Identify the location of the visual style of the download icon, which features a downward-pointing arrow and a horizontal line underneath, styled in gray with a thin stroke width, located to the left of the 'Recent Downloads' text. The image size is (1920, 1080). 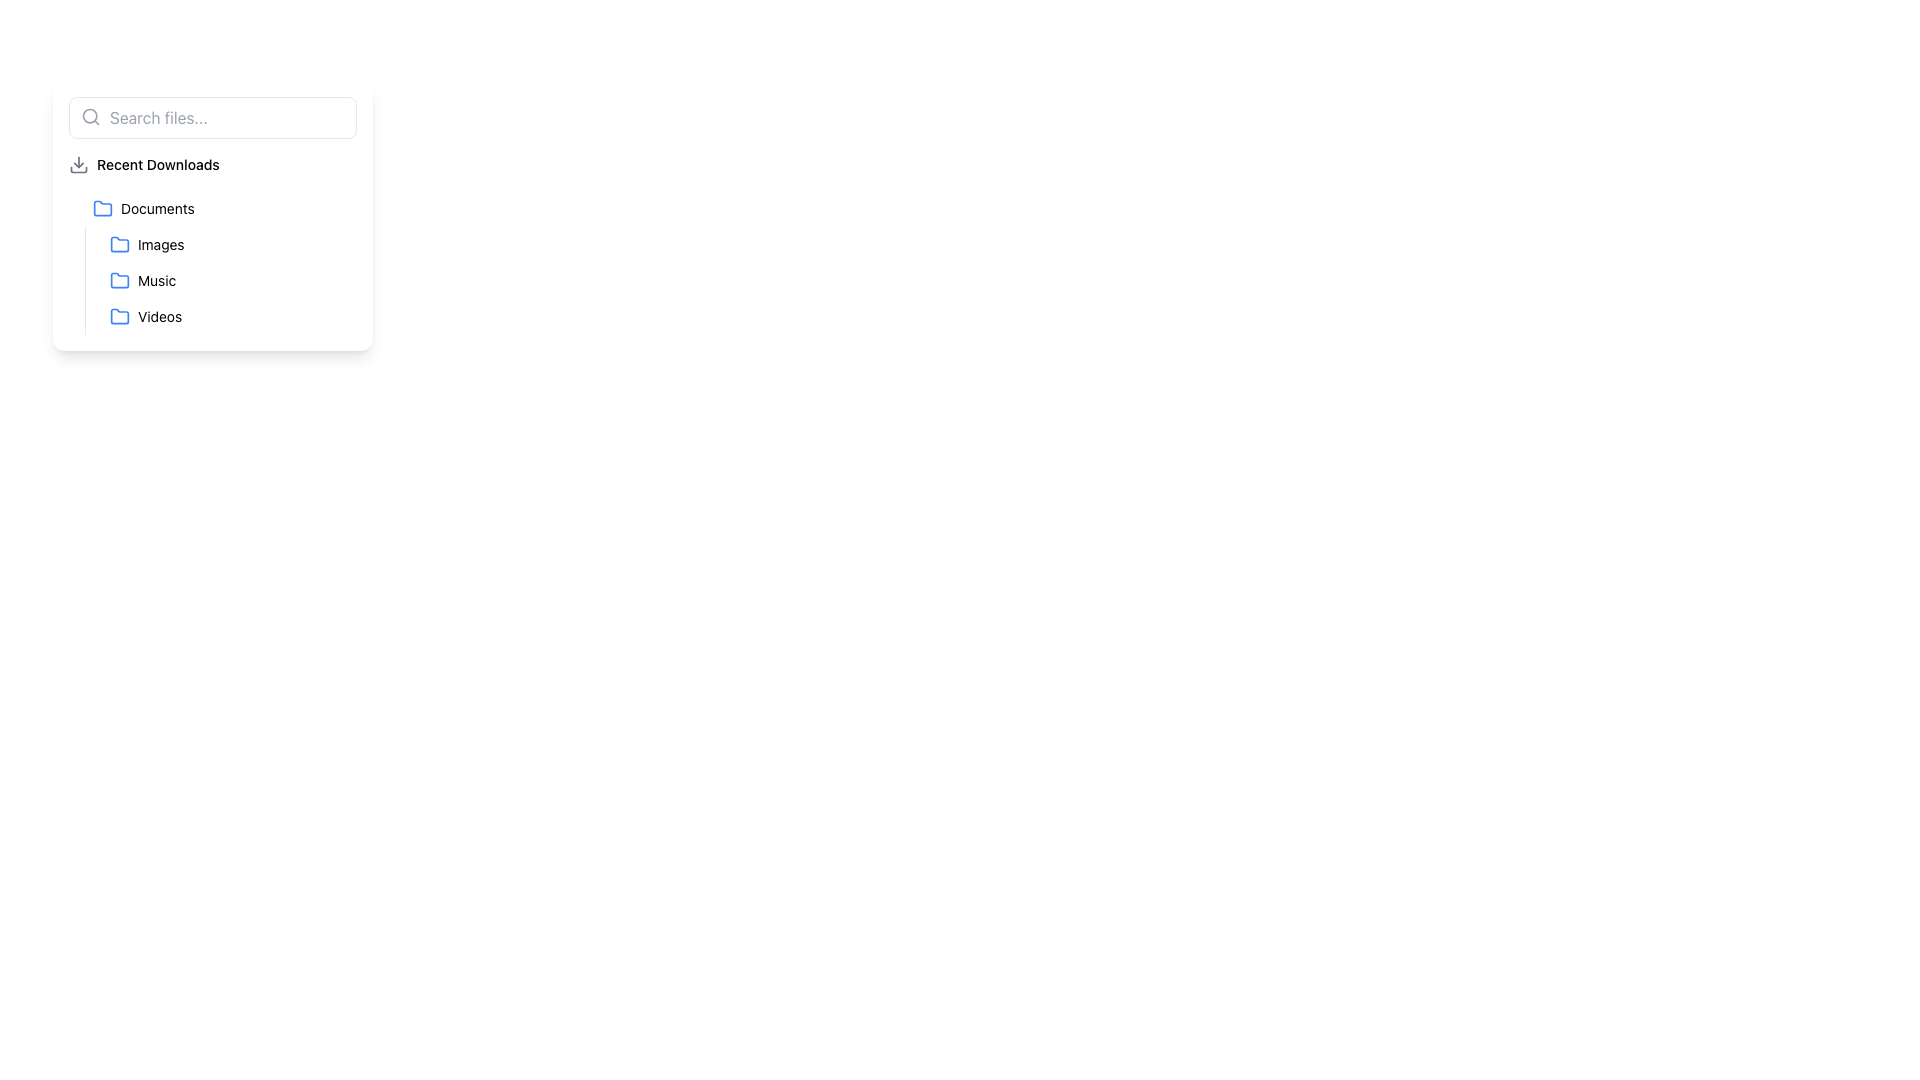
(78, 164).